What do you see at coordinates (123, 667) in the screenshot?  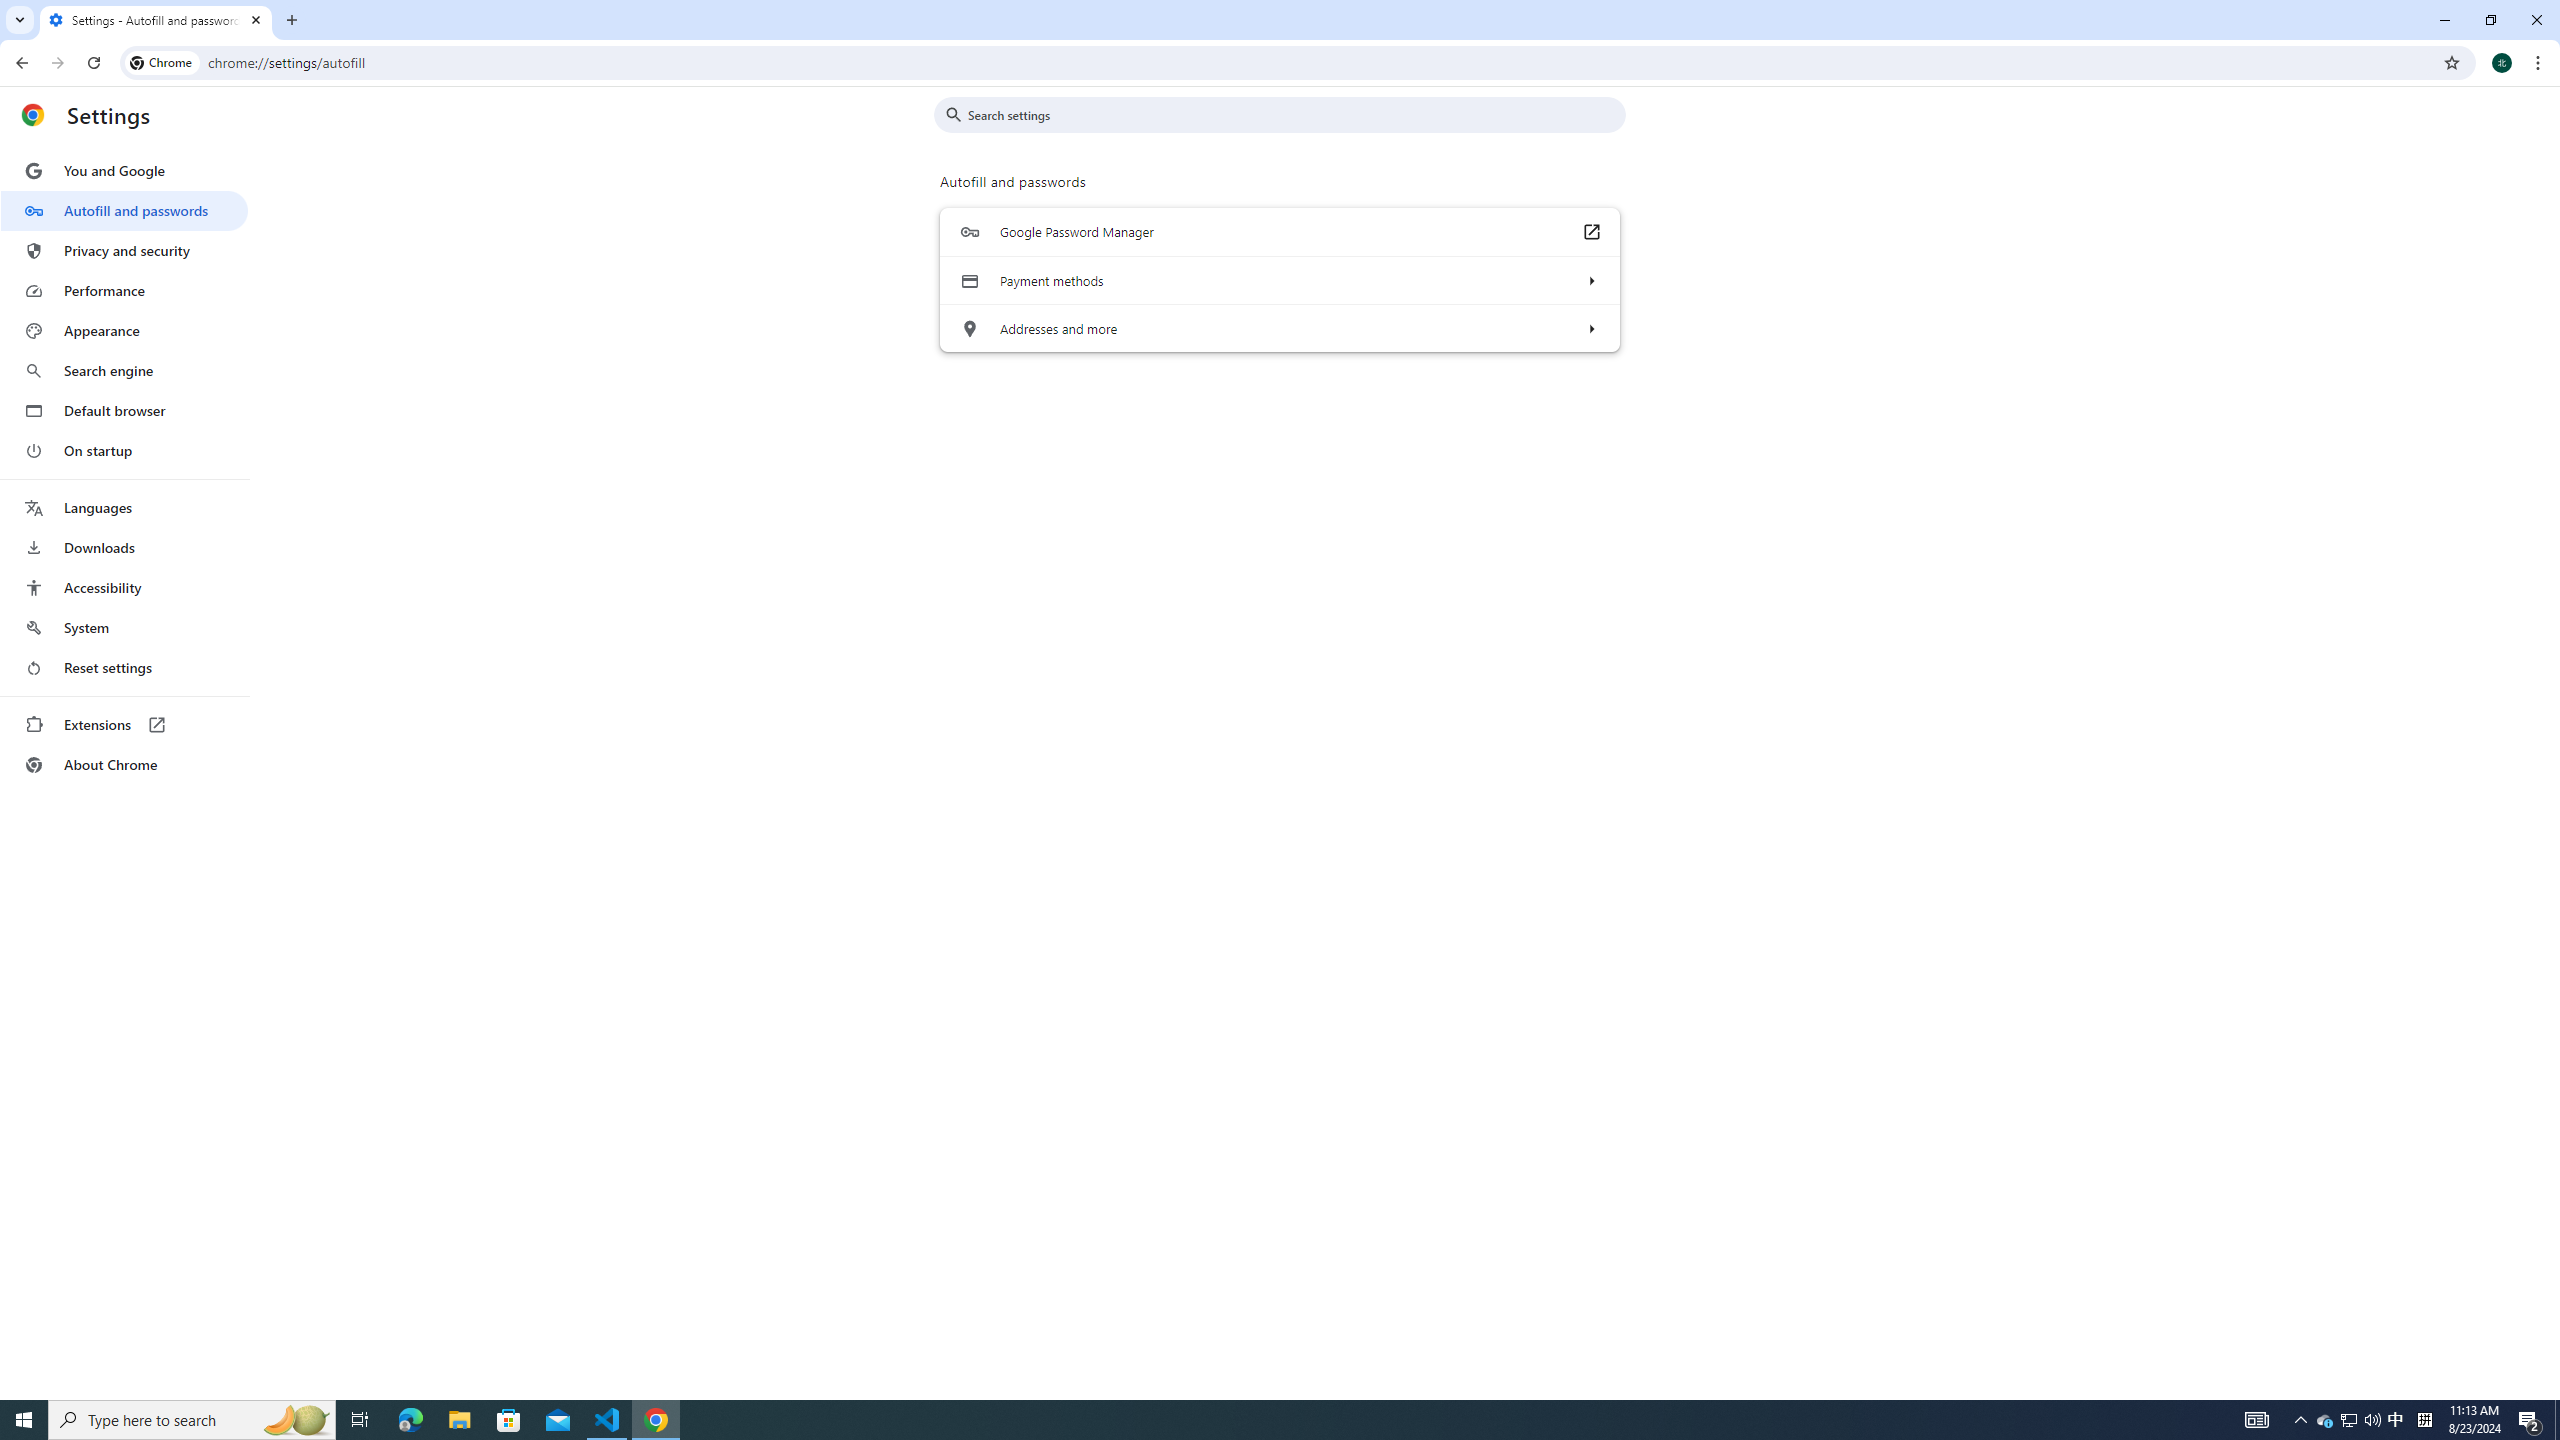 I see `'Reset settings'` at bounding box center [123, 667].